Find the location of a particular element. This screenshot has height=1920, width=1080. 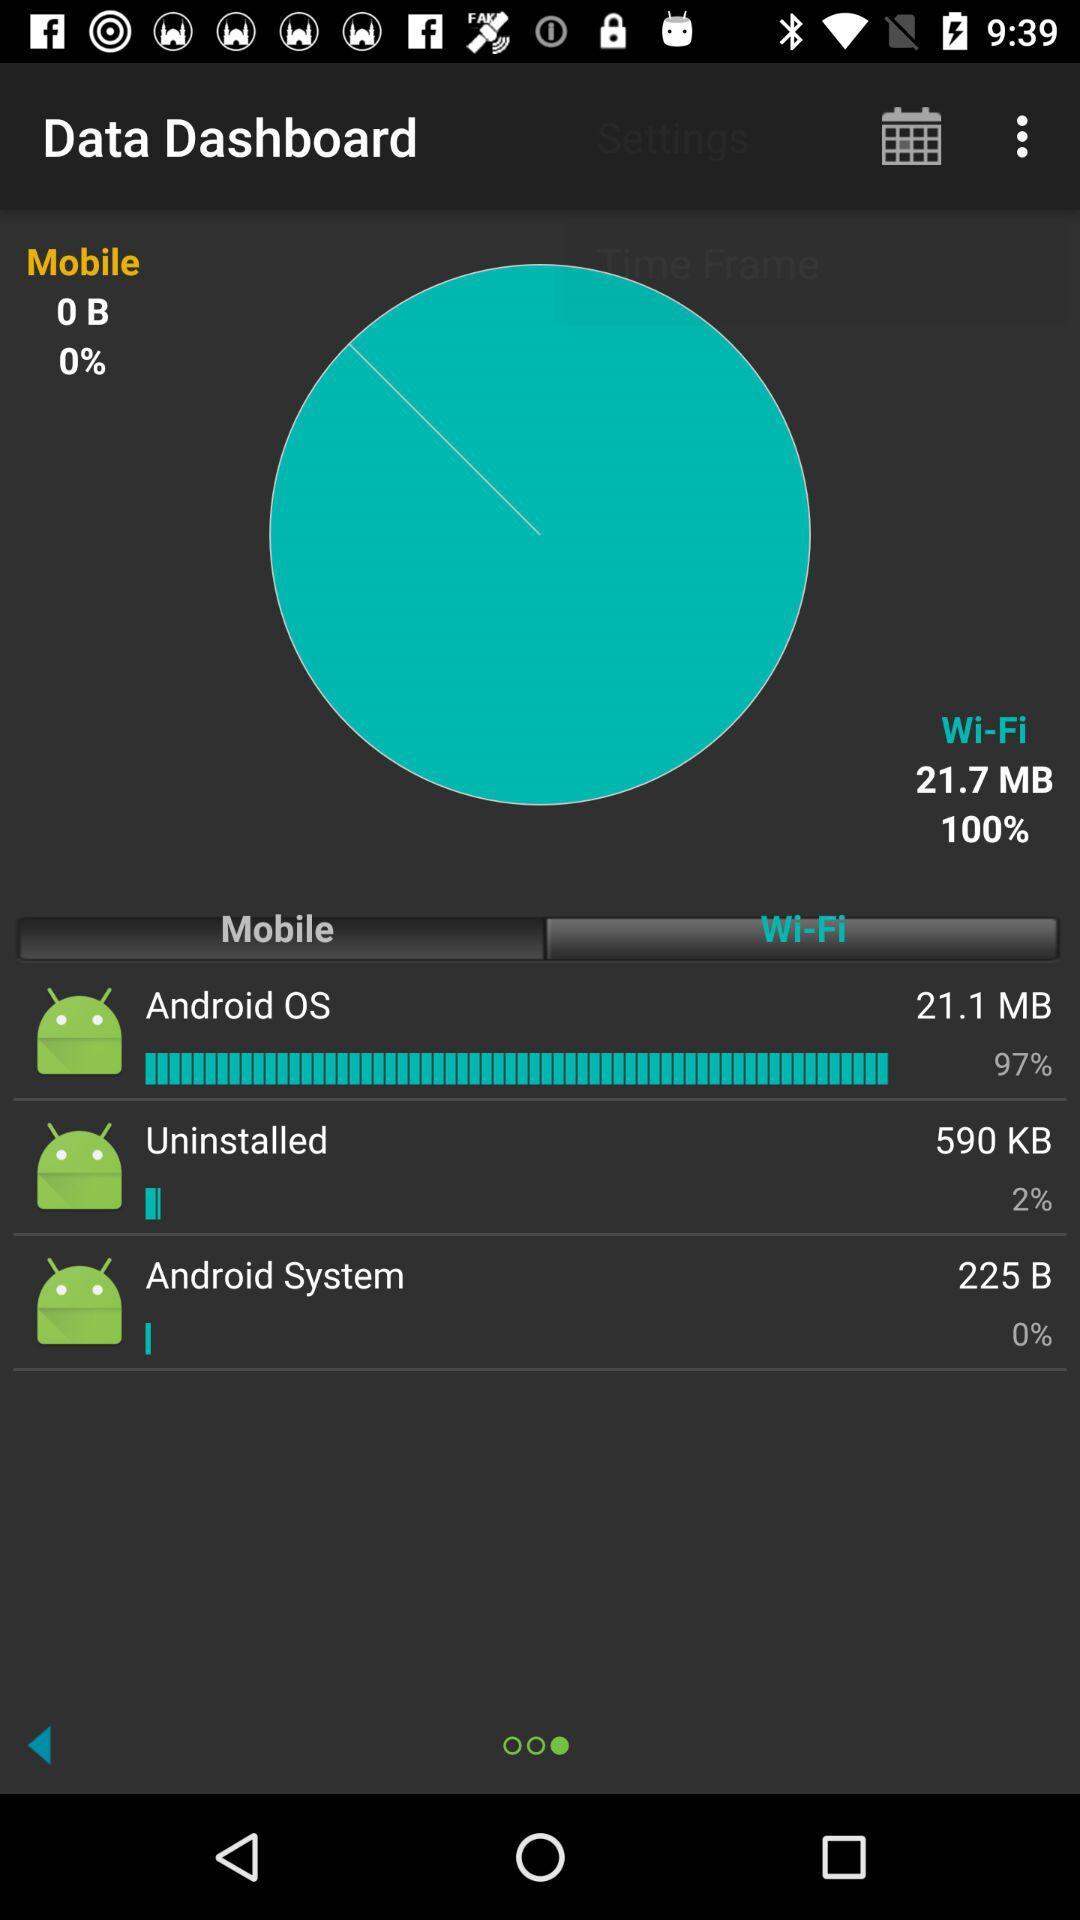

the icon next to the 225 b icon is located at coordinates (275, 1273).